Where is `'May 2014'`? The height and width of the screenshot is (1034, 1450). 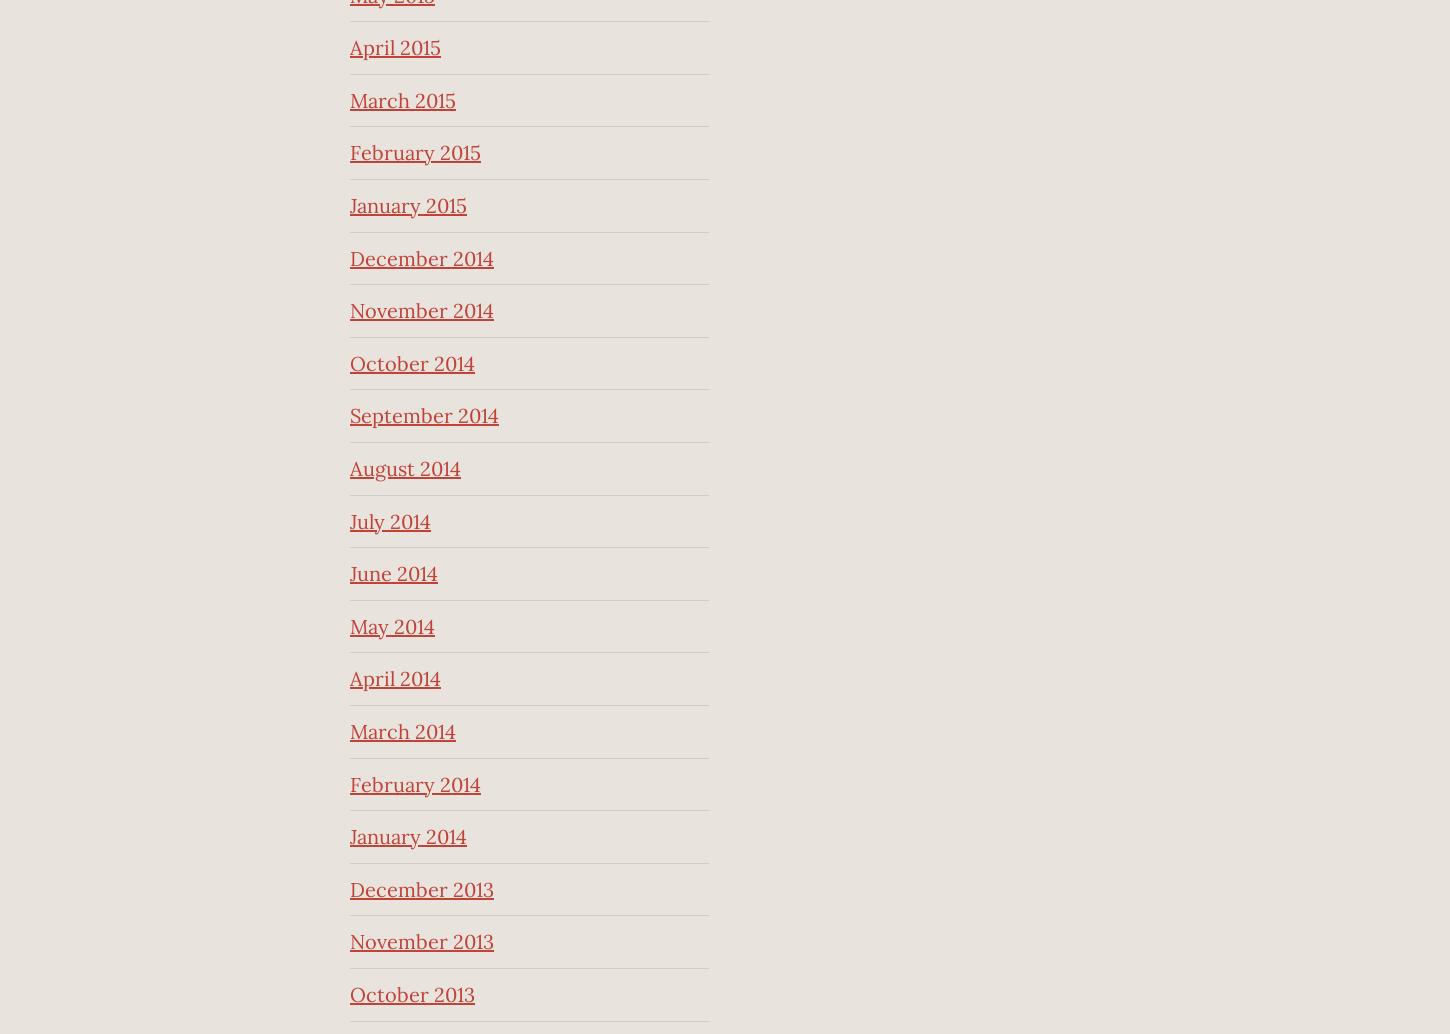 'May 2014' is located at coordinates (391, 625).